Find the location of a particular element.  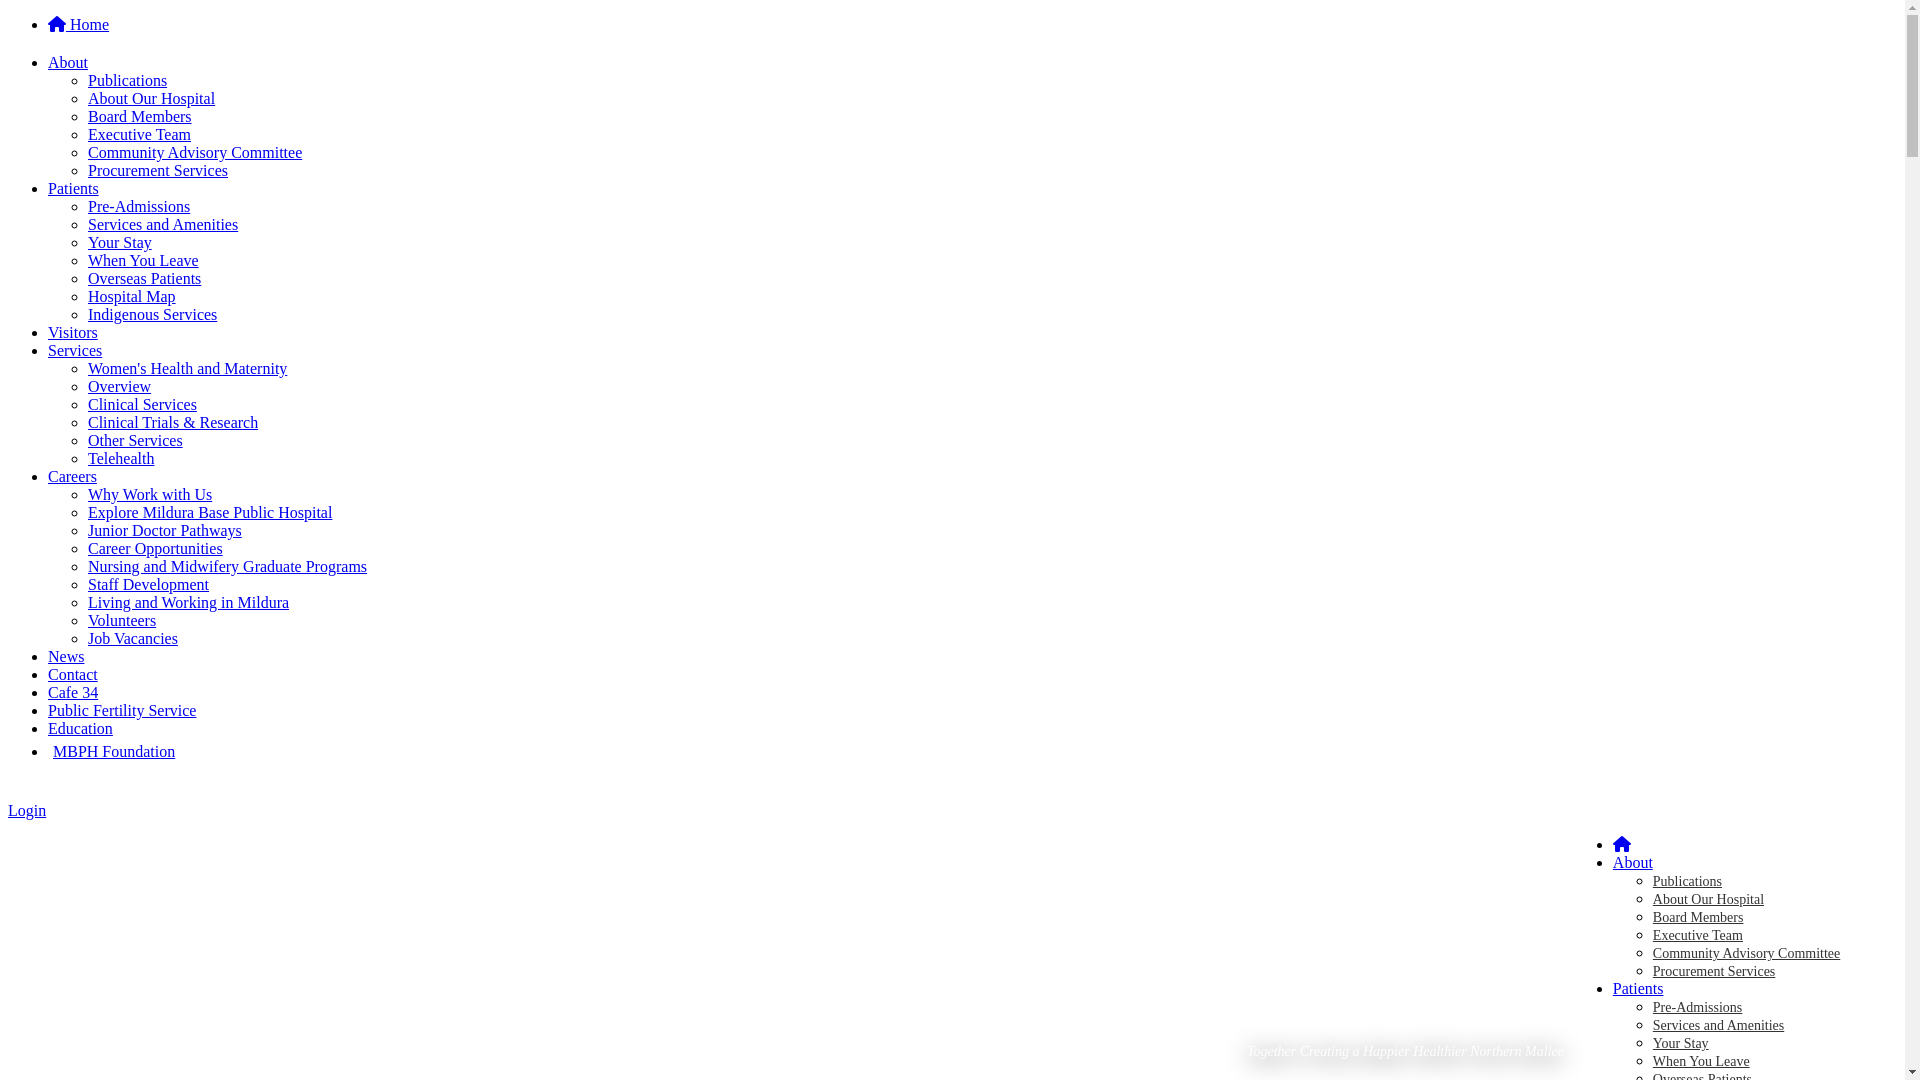

'Volunteers' is located at coordinates (120, 619).